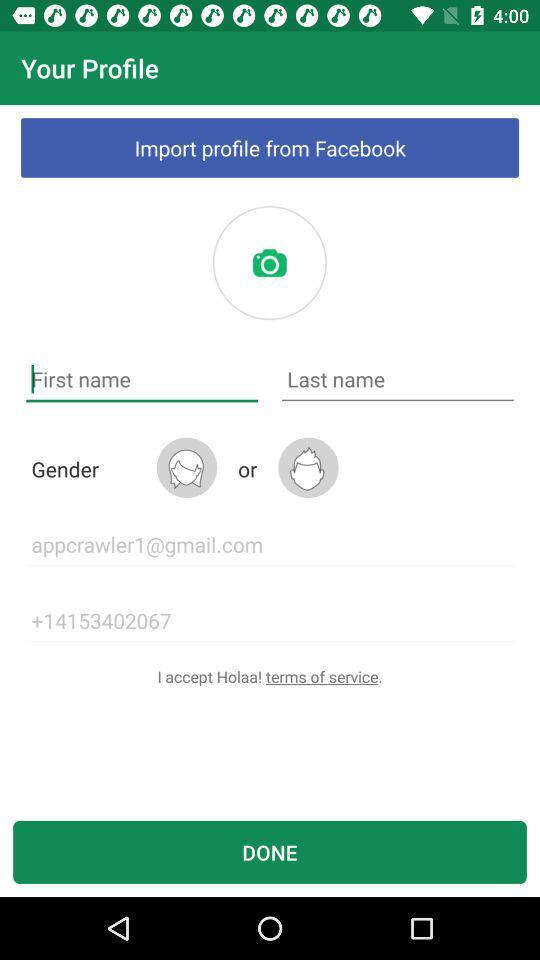  I want to click on item above done icon, so click(270, 676).